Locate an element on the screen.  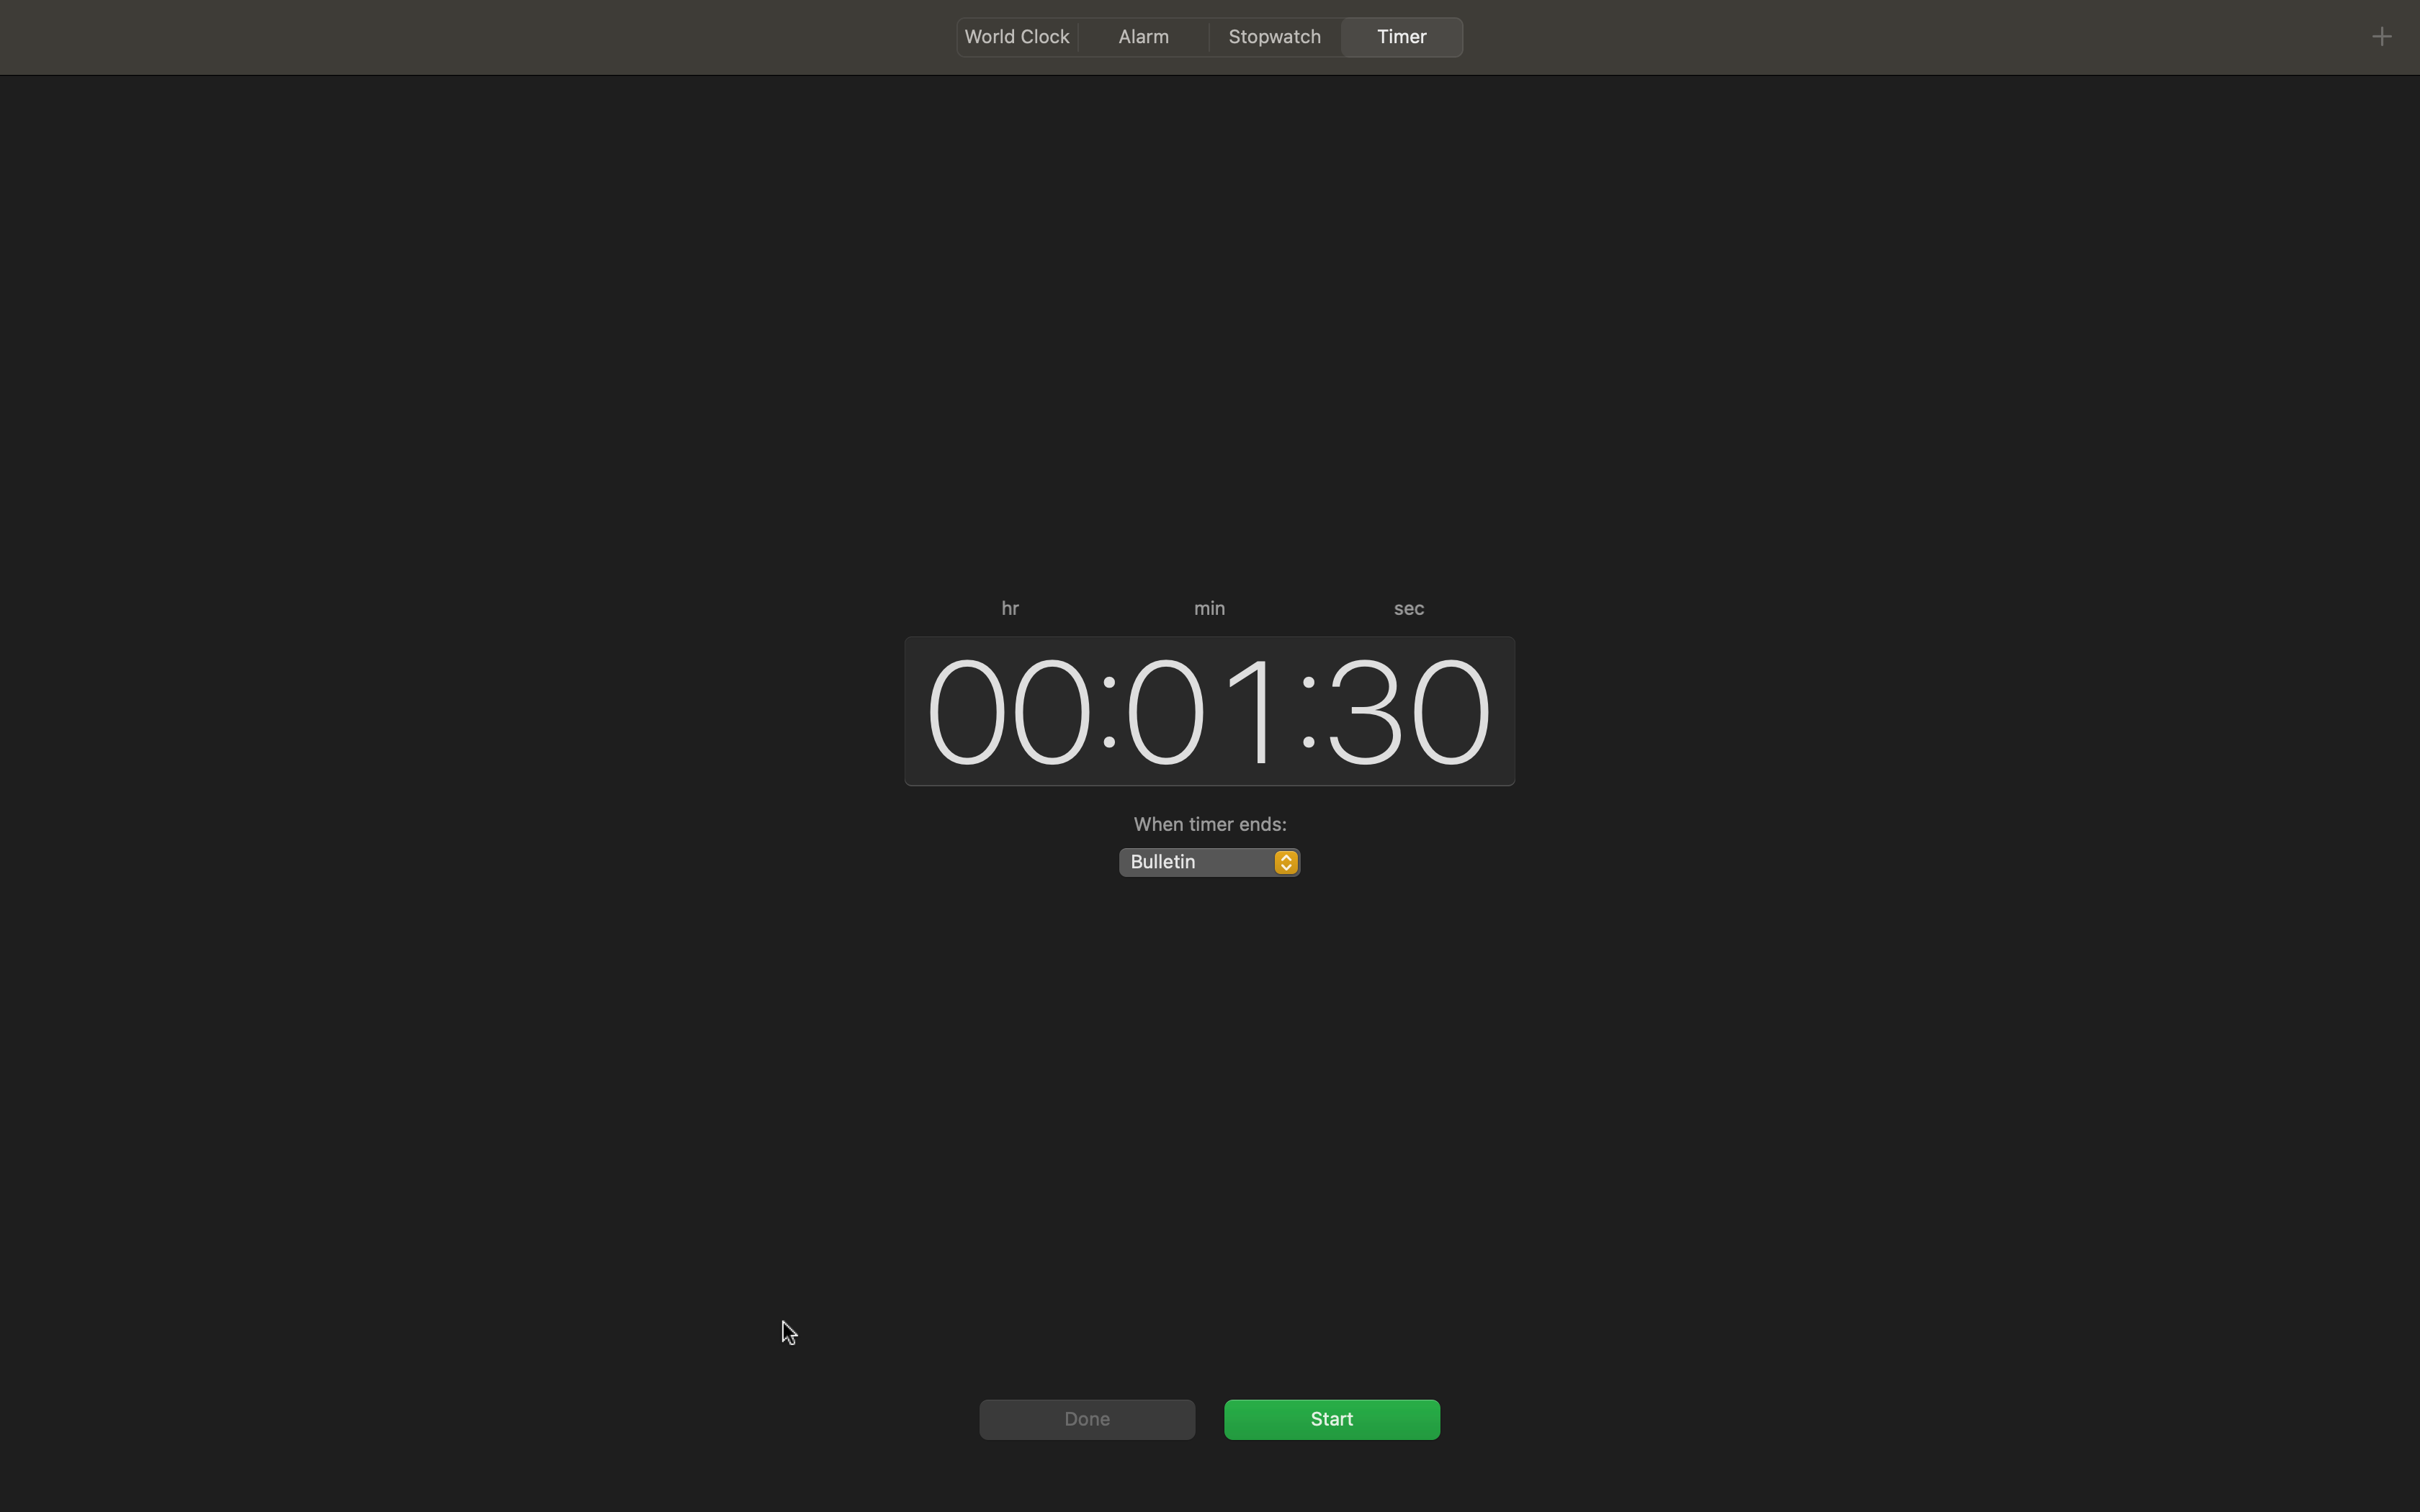
Enhance the hour count by one is located at coordinates (1000, 707).